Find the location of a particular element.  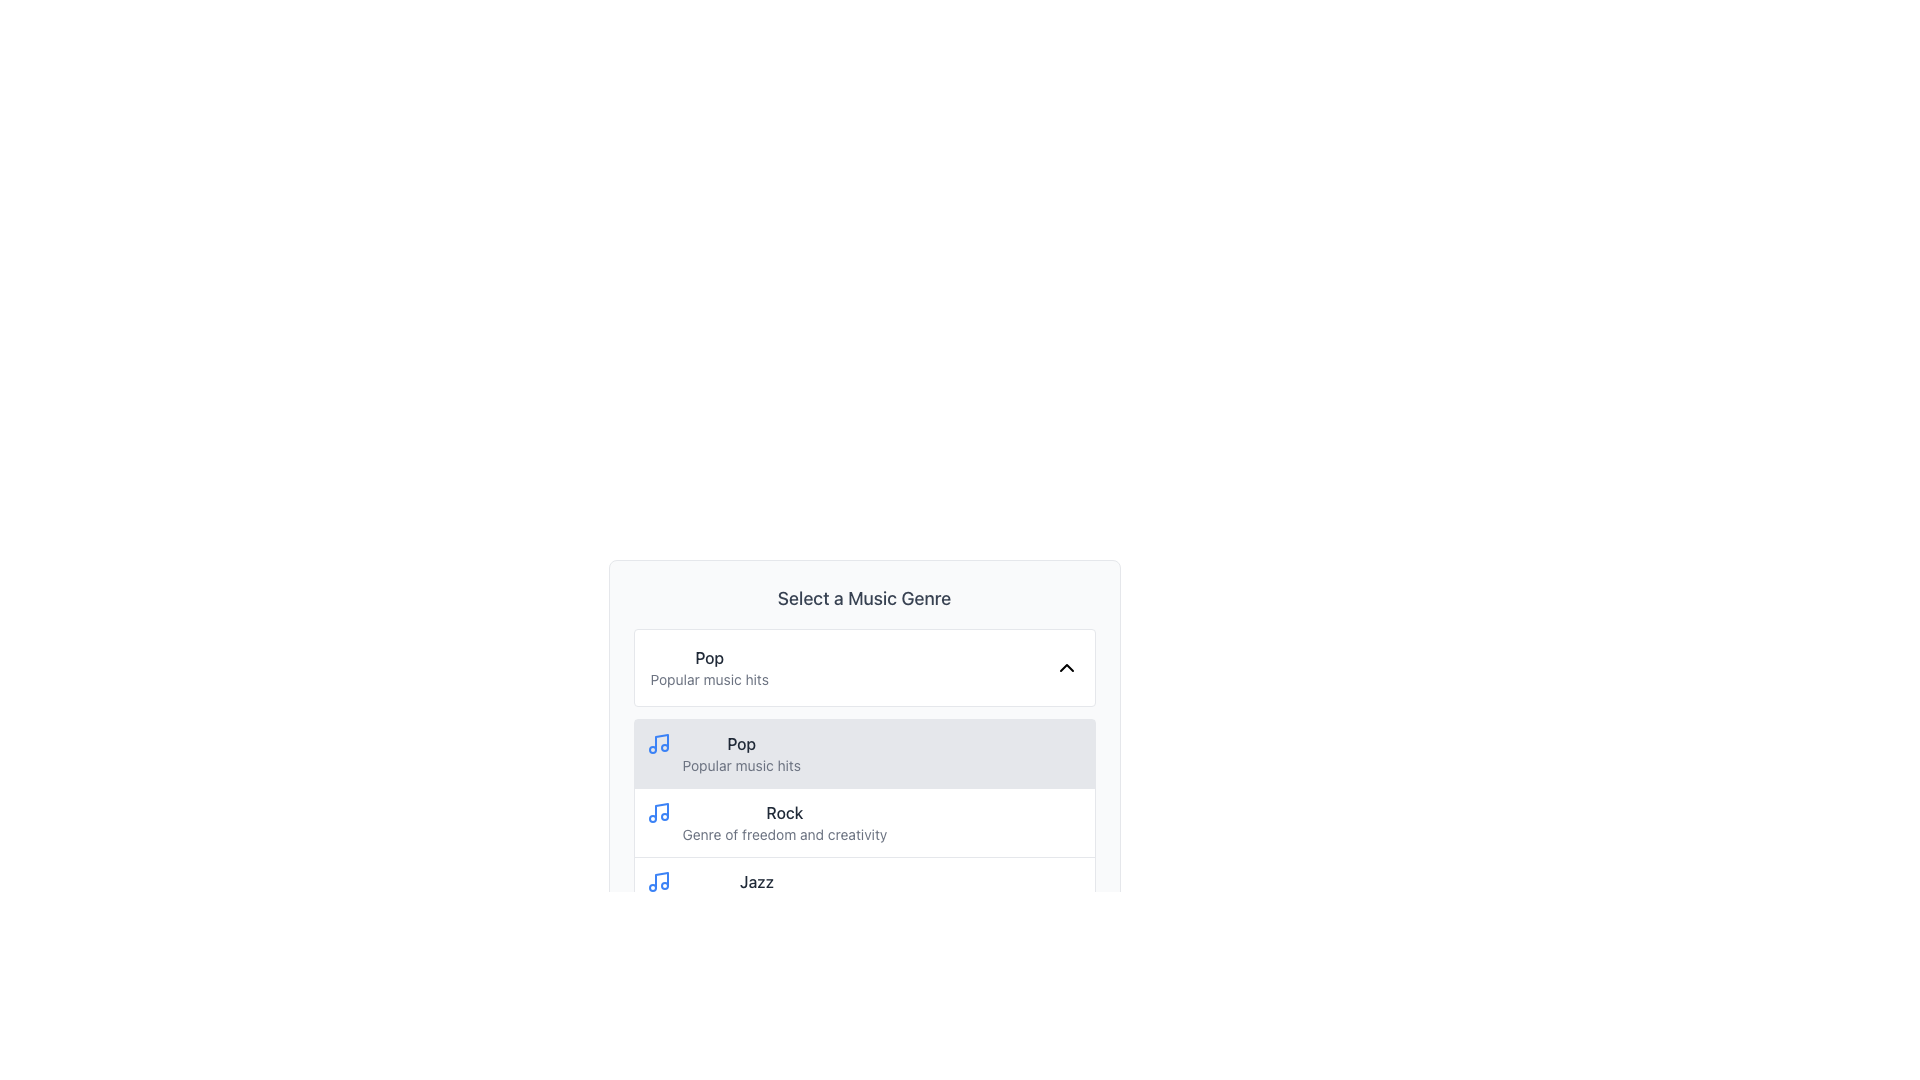

the 'Rock' music genre list item element is located at coordinates (864, 822).